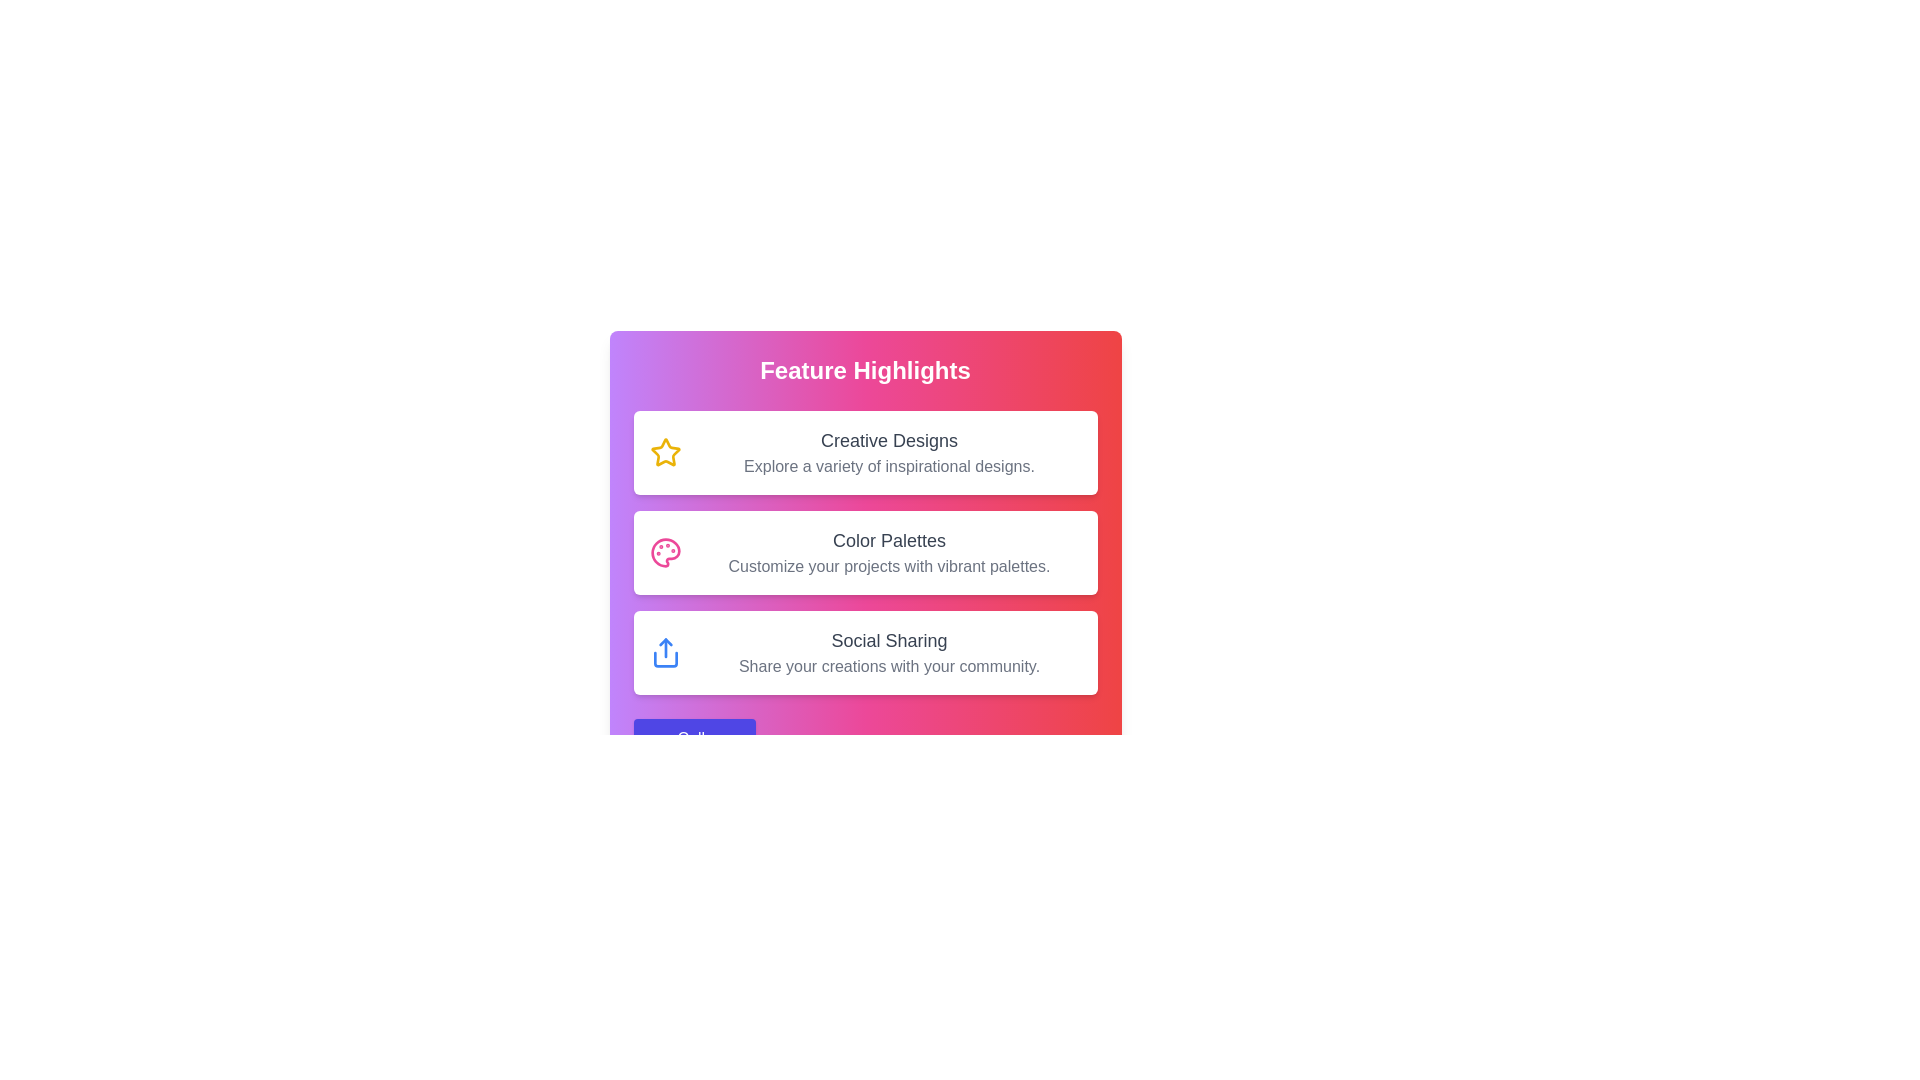 The width and height of the screenshot is (1920, 1080). I want to click on the decorative icon representing 'Creative Designs' located at the top-left corner of the content card, so click(665, 452).